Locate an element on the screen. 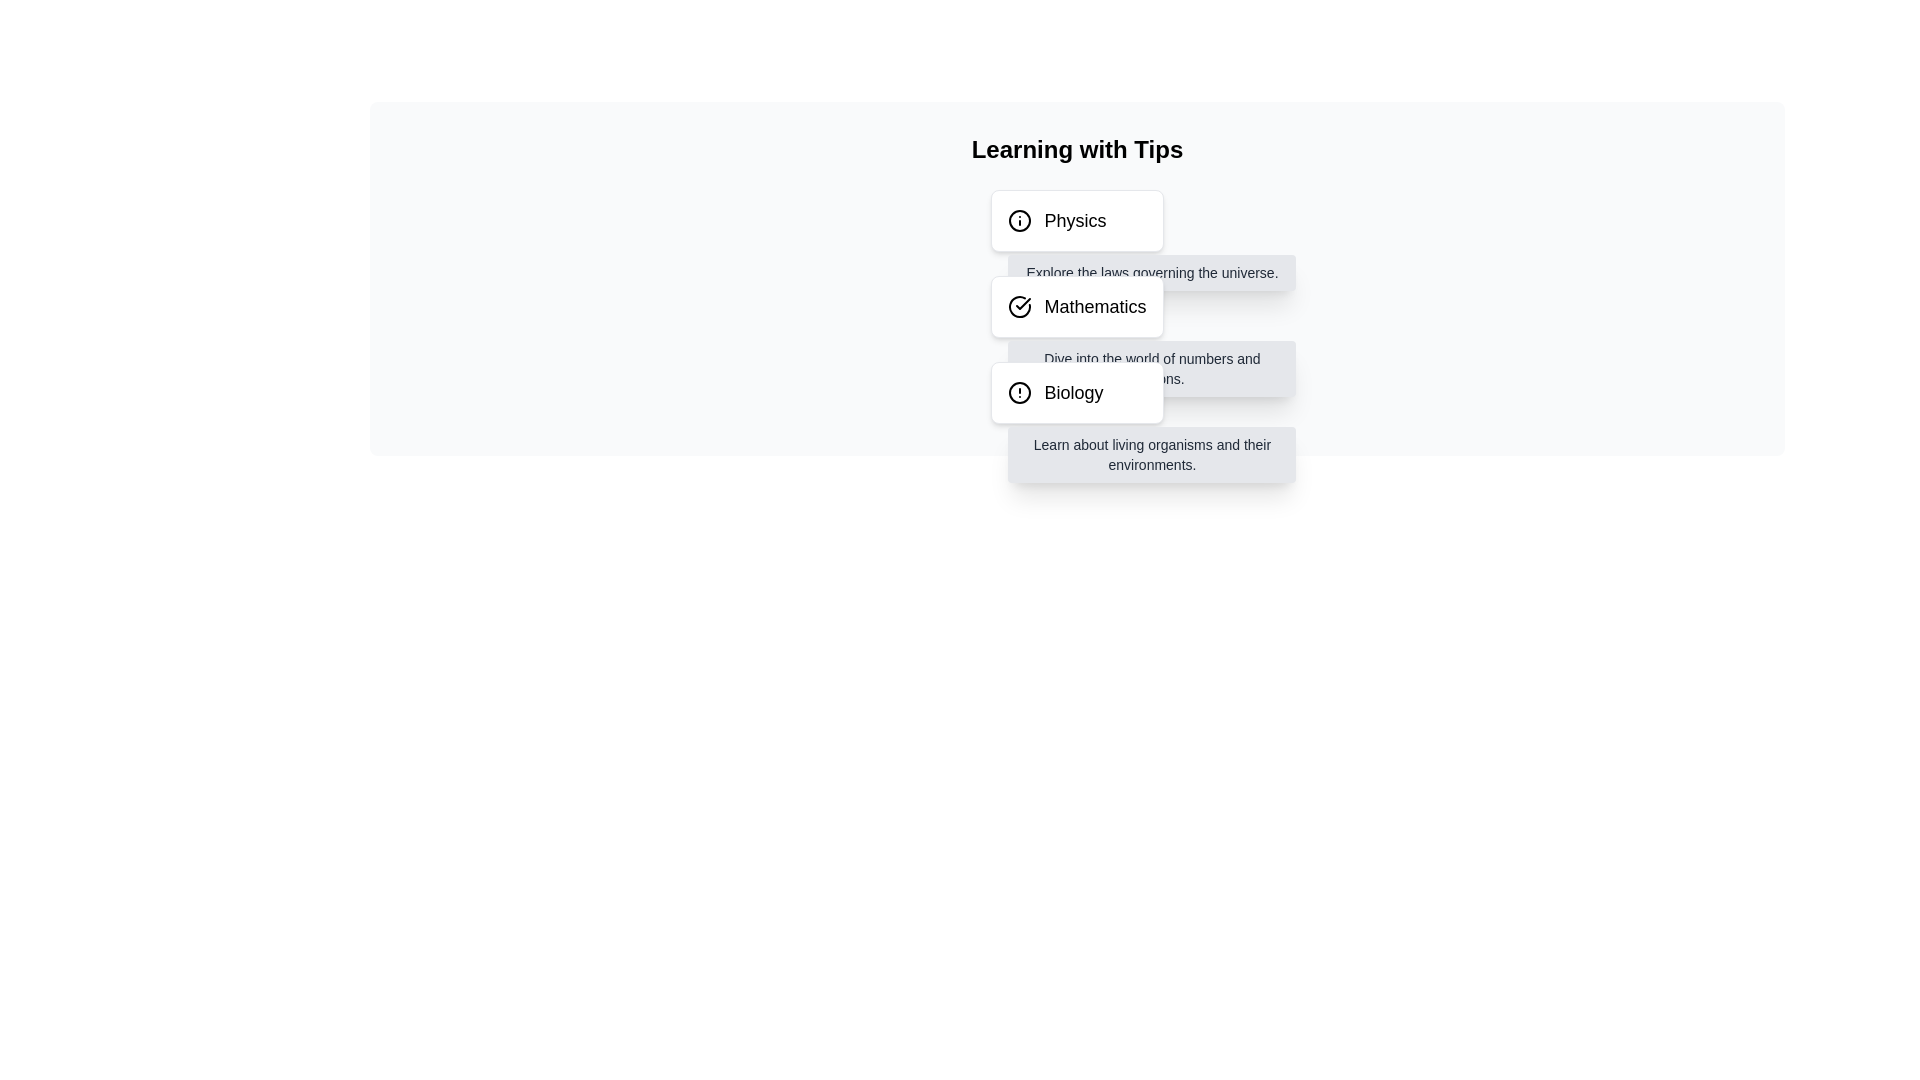  the circular informational icon located at the left end of the row for the 'Physics' topic is located at coordinates (1020, 220).